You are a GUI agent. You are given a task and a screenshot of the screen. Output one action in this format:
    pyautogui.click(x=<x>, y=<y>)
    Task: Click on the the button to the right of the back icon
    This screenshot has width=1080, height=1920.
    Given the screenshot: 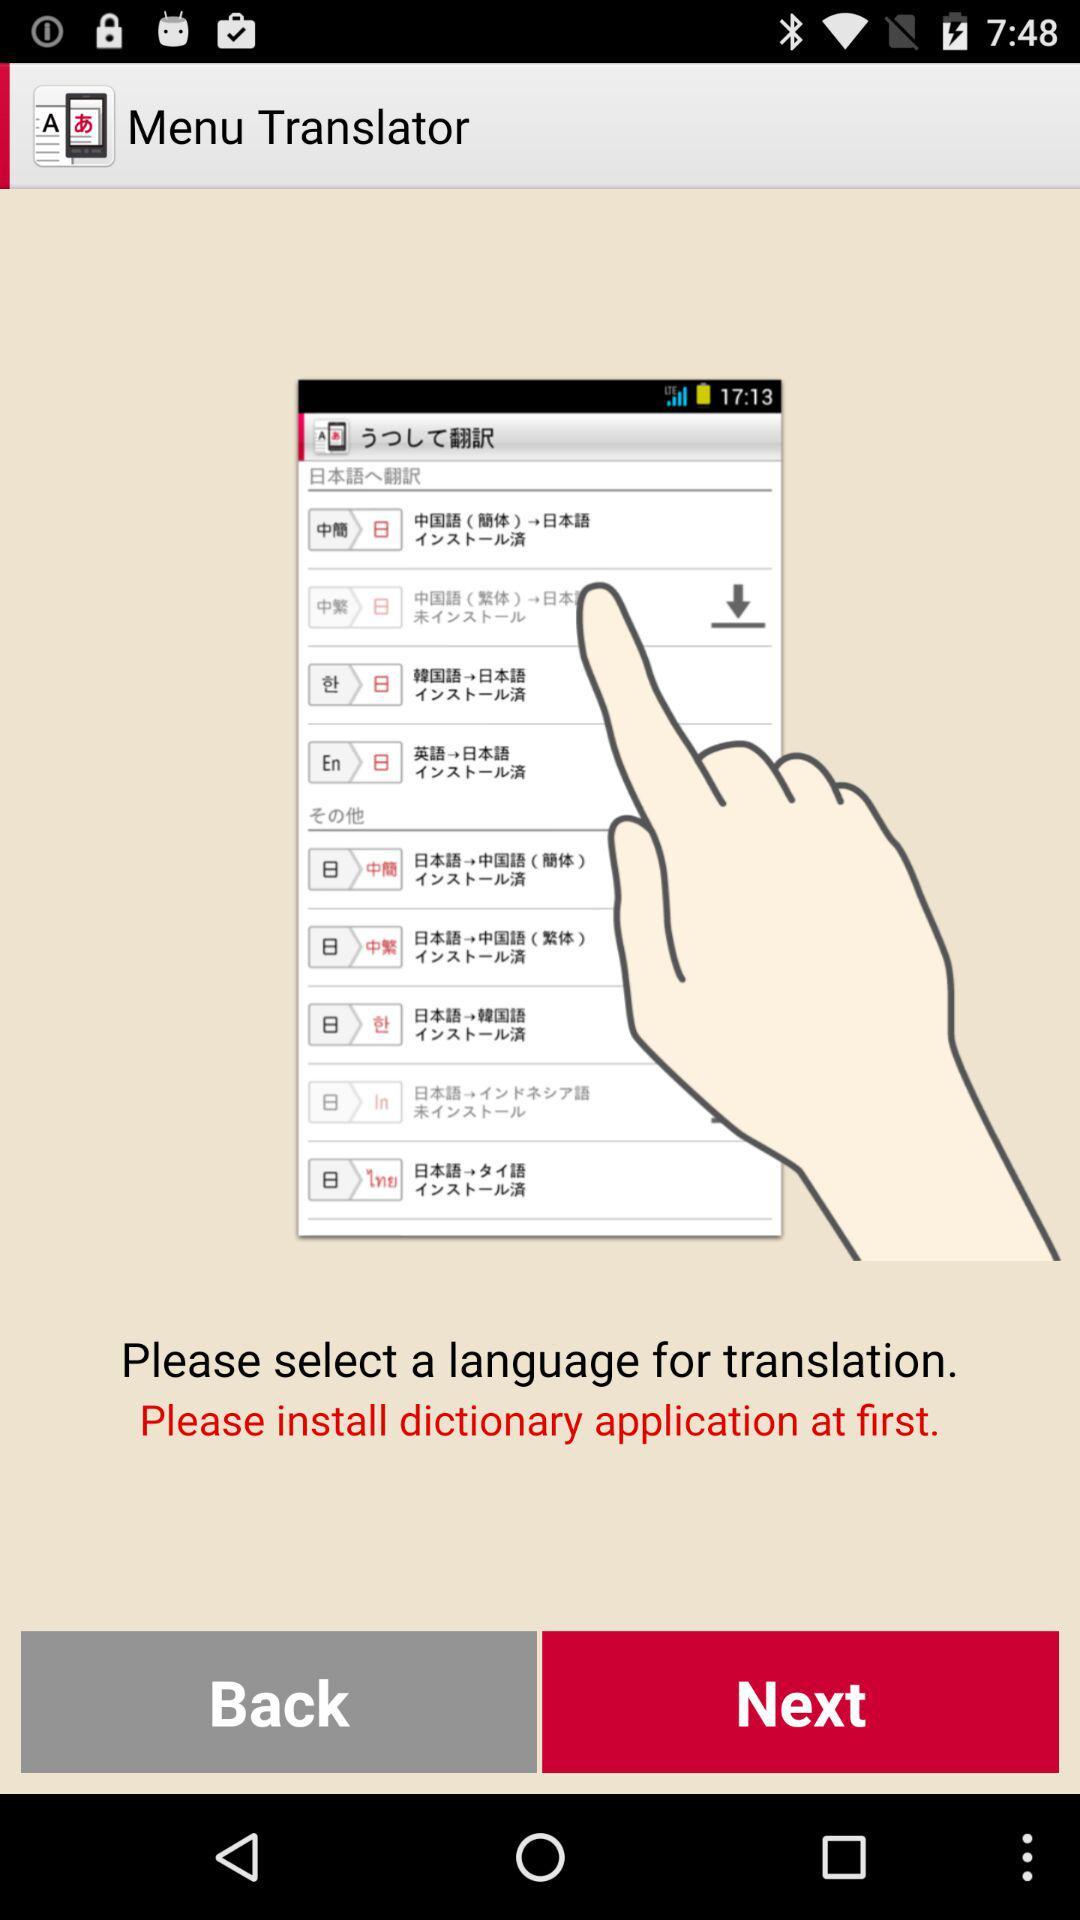 What is the action you would take?
    pyautogui.click(x=799, y=1701)
    